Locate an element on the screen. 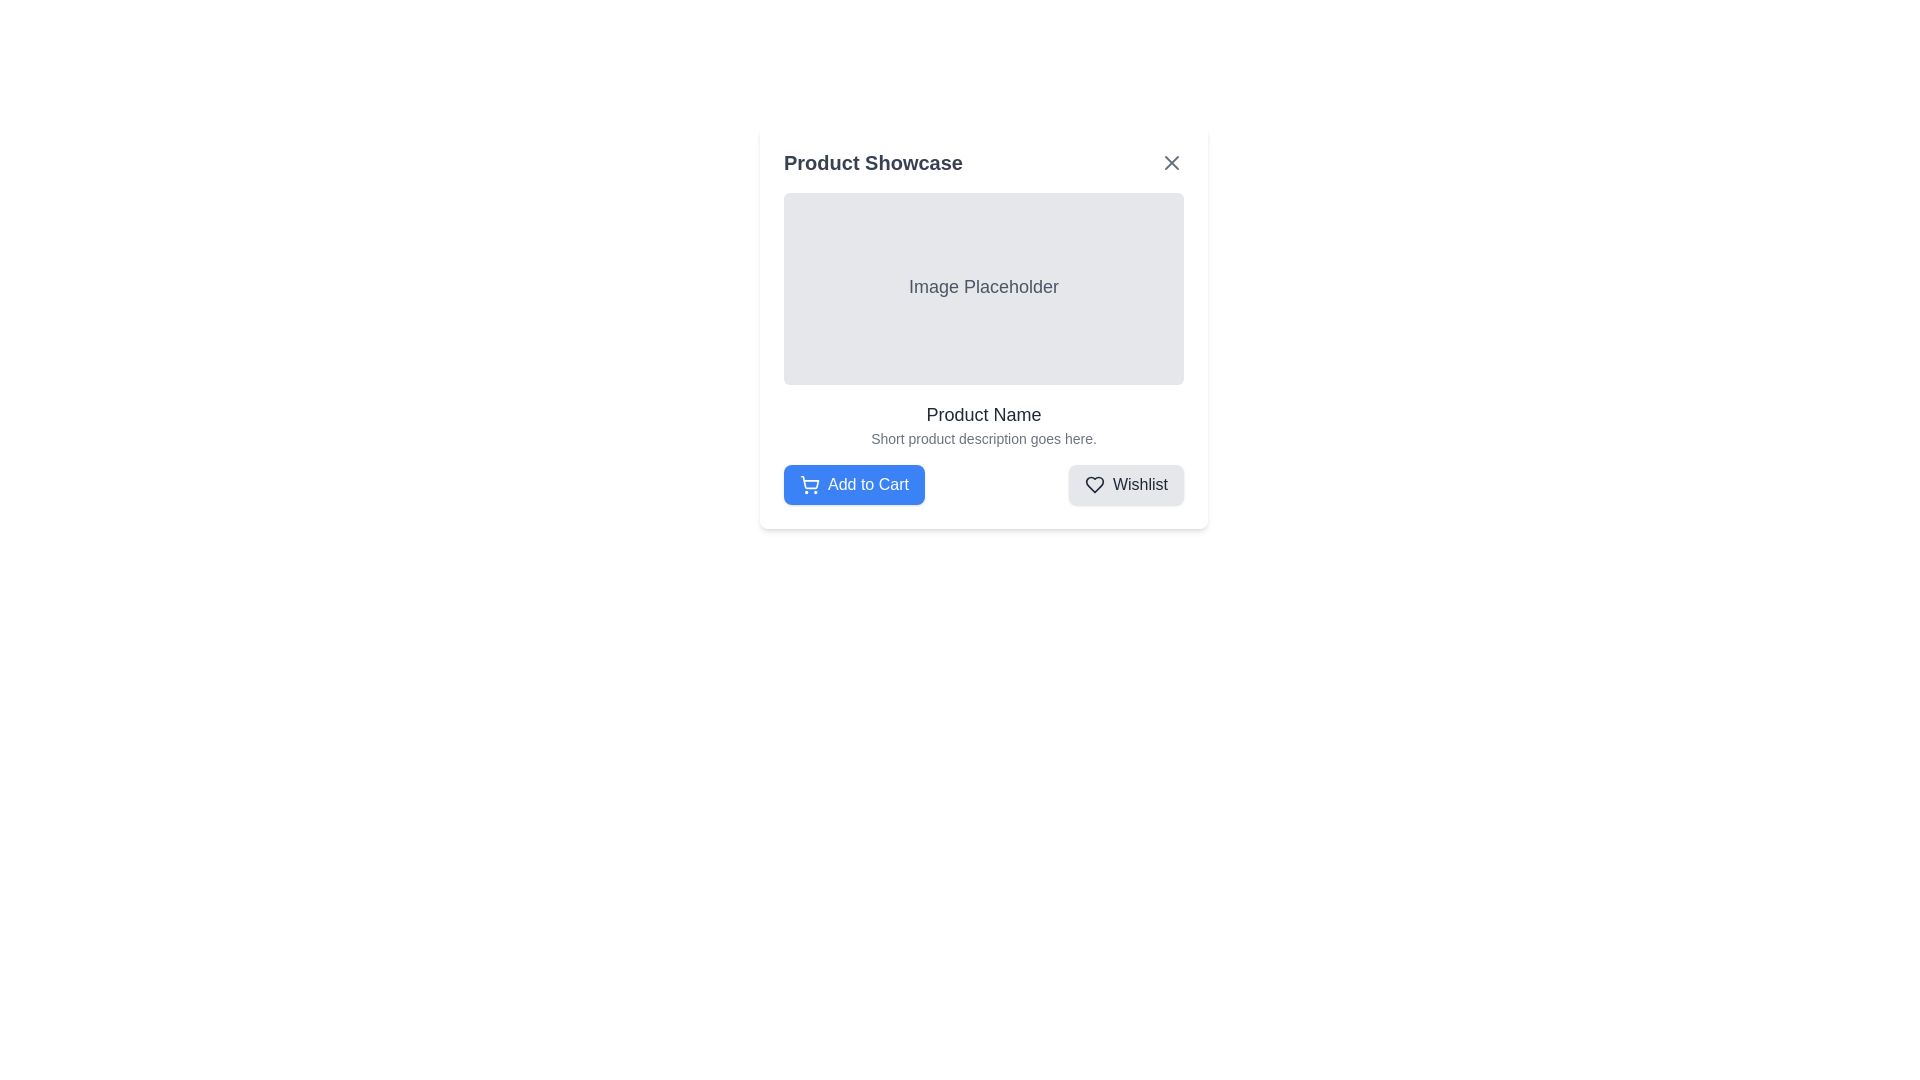 The image size is (1920, 1080). the text element that provides a brief description of the product, located below 'Product Name' and above the 'Add to Cart' button is located at coordinates (983, 438).